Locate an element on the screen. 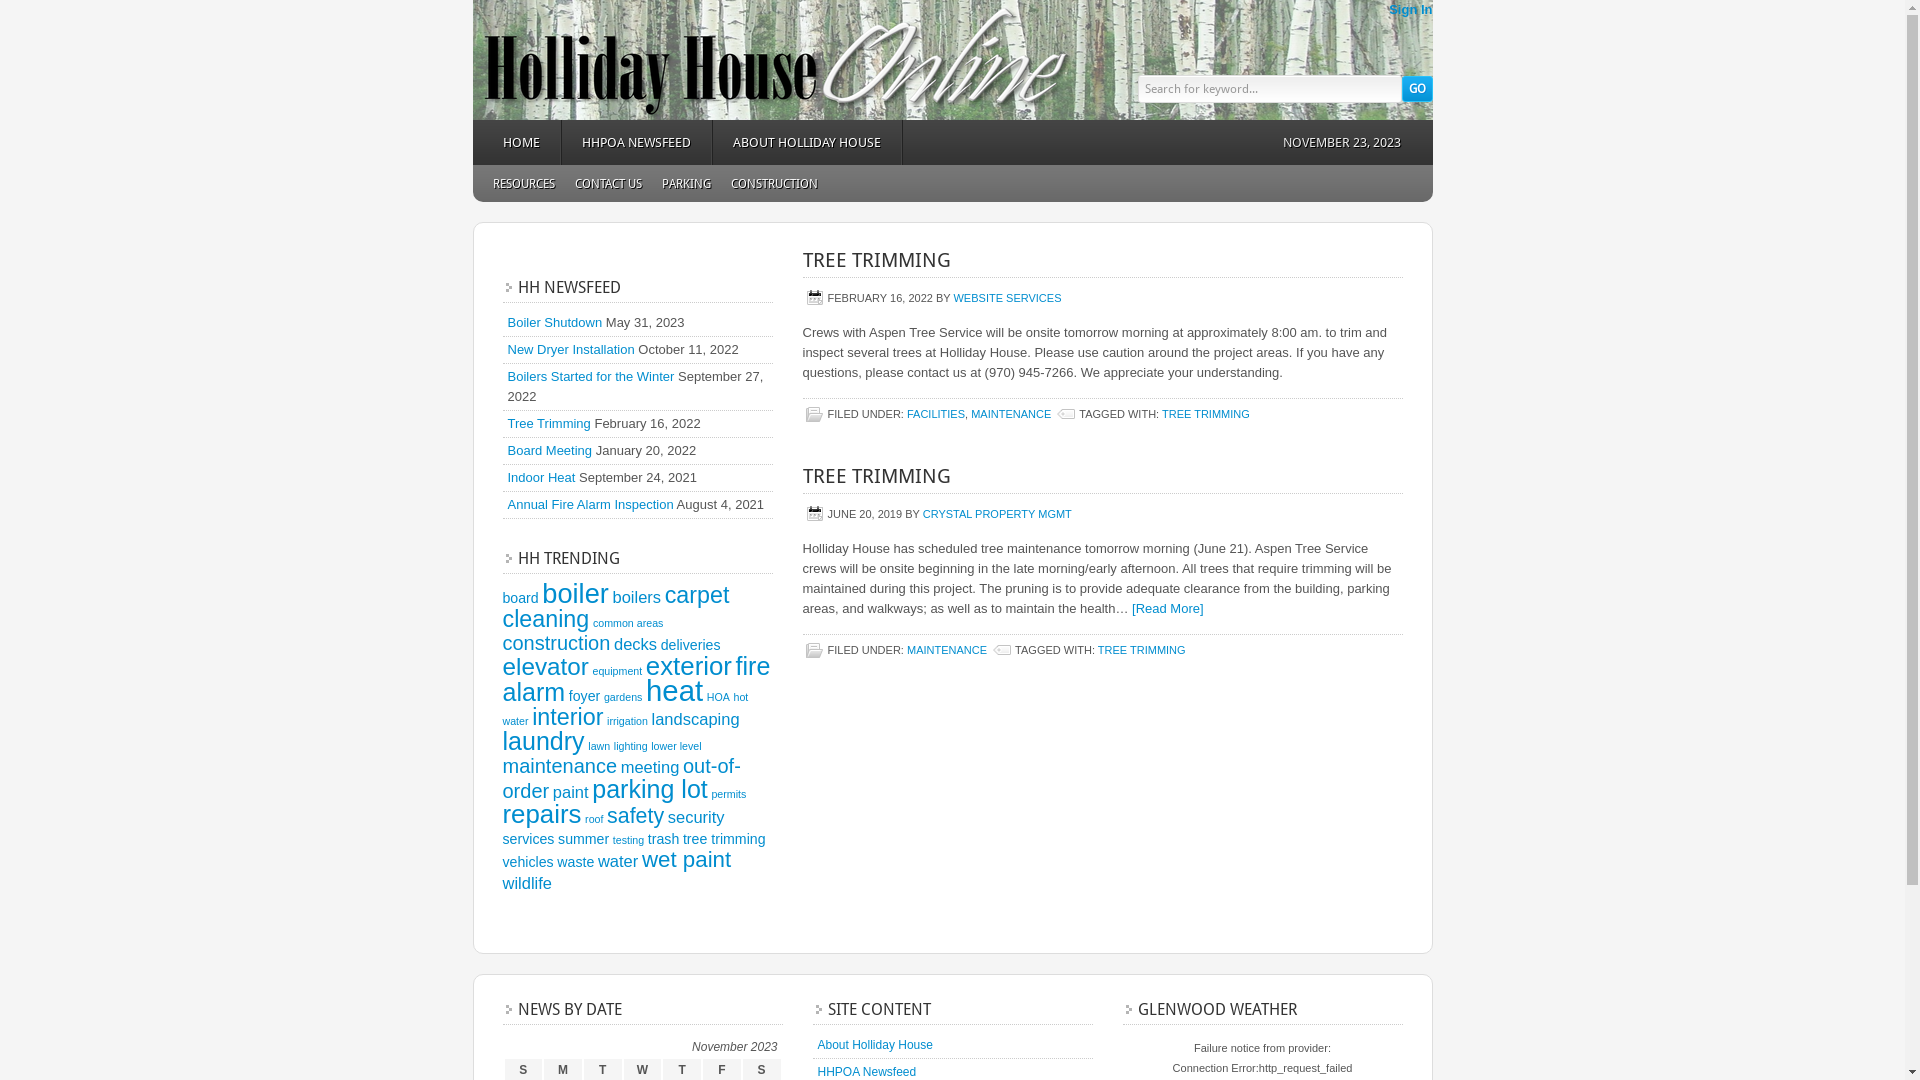  'security' is located at coordinates (696, 817).